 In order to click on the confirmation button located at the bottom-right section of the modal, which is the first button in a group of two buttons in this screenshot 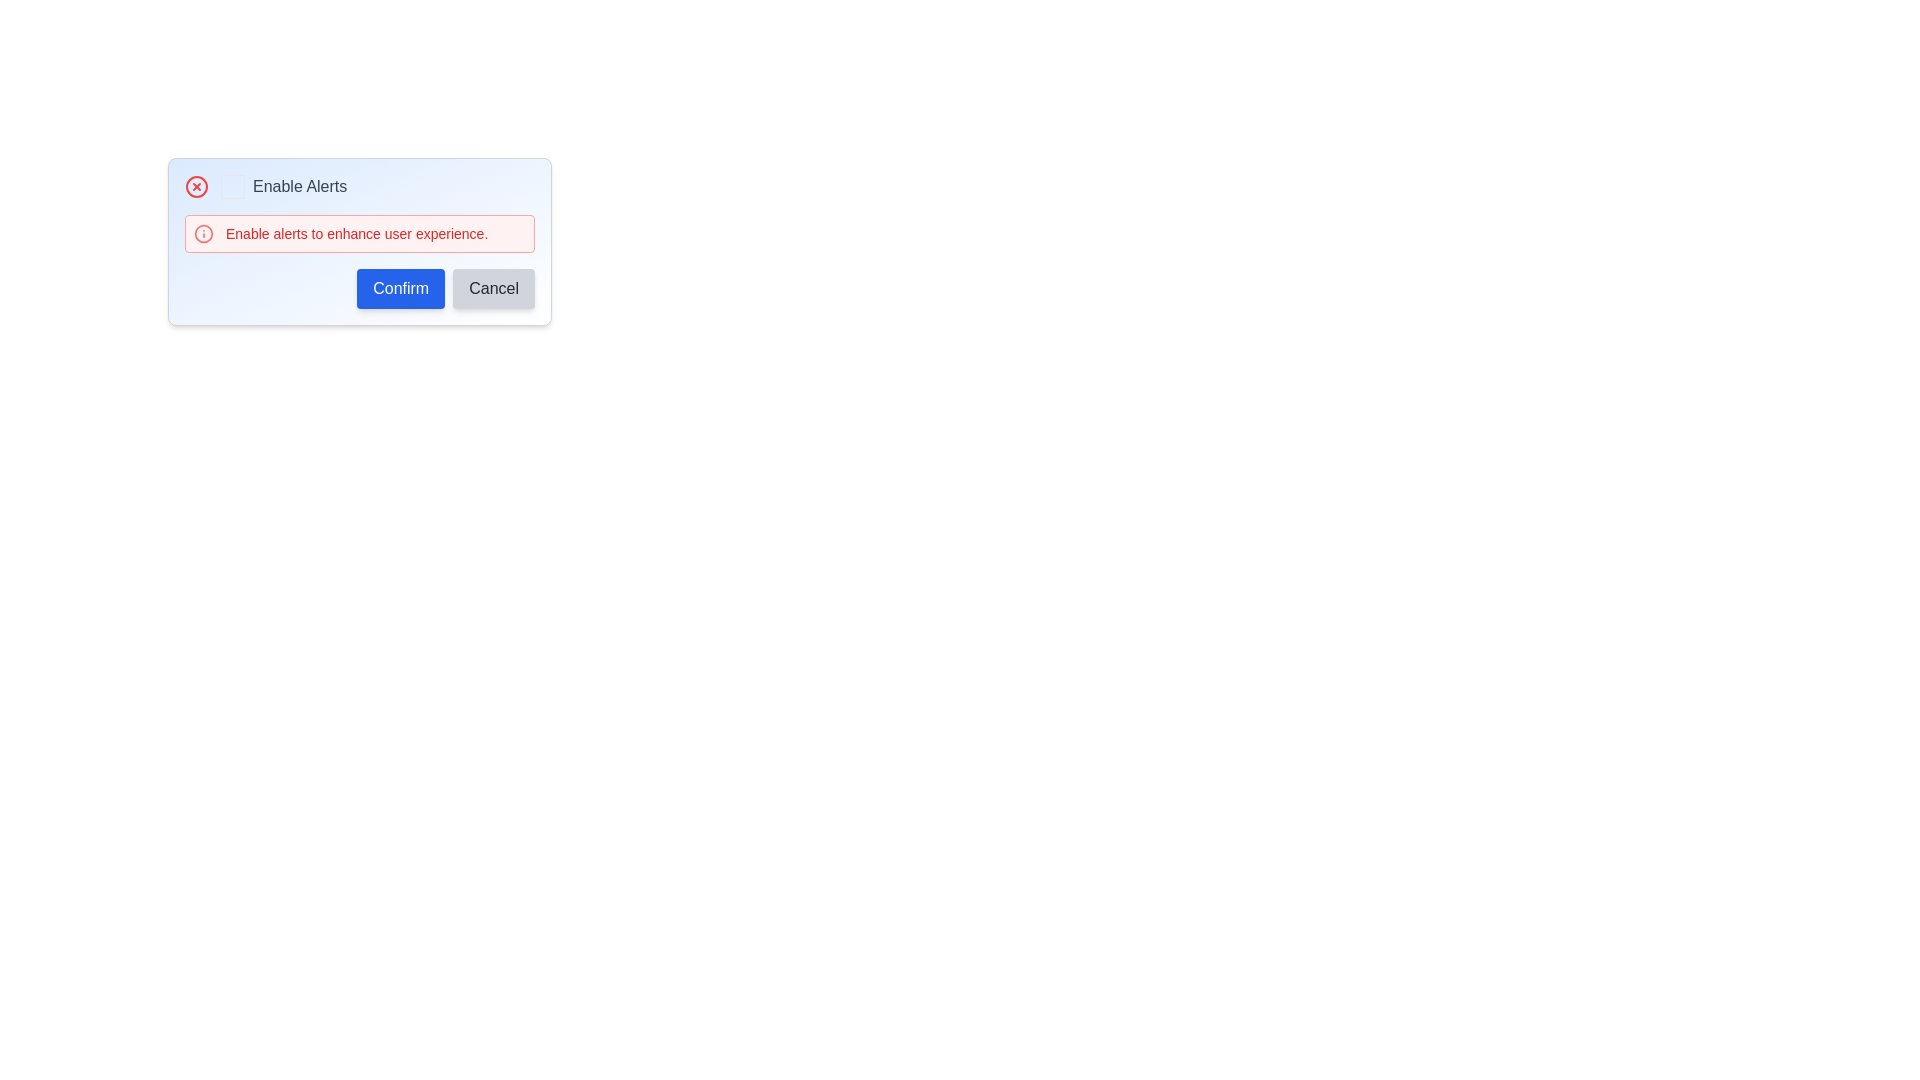, I will do `click(400, 289)`.